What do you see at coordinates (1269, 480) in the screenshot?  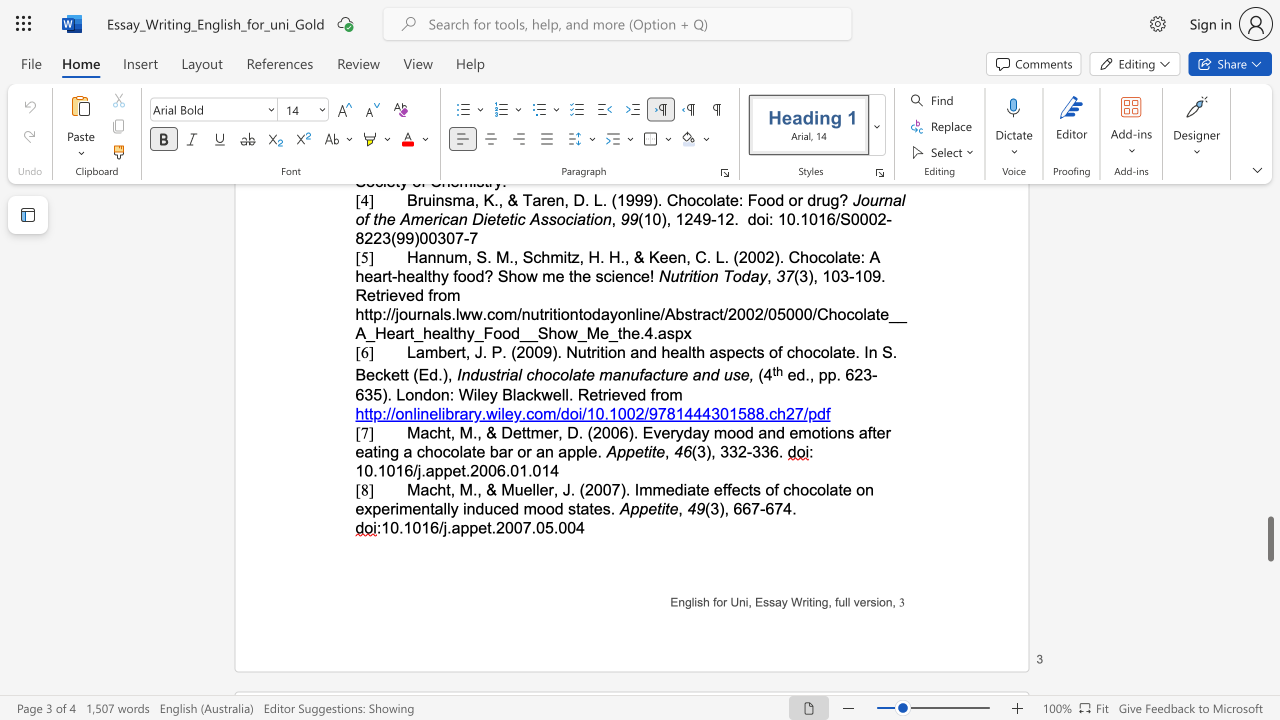 I see `the scrollbar` at bounding box center [1269, 480].